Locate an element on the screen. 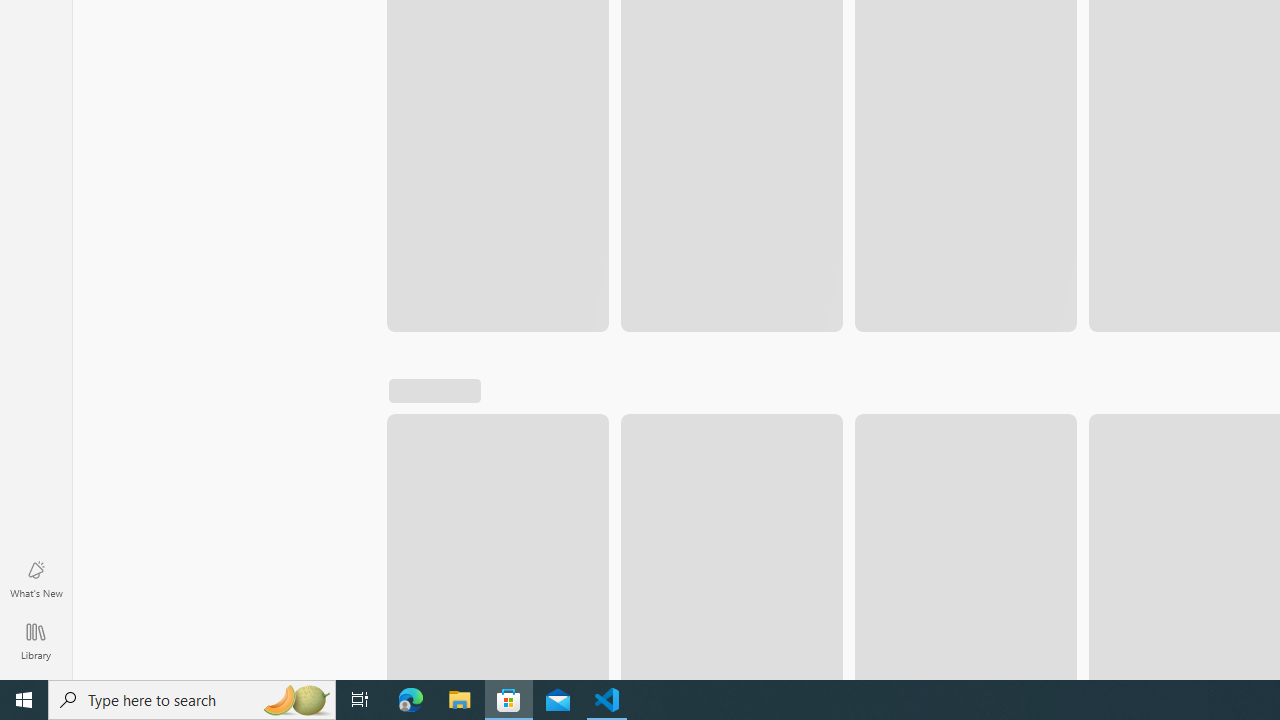  'Library' is located at coordinates (35, 640).